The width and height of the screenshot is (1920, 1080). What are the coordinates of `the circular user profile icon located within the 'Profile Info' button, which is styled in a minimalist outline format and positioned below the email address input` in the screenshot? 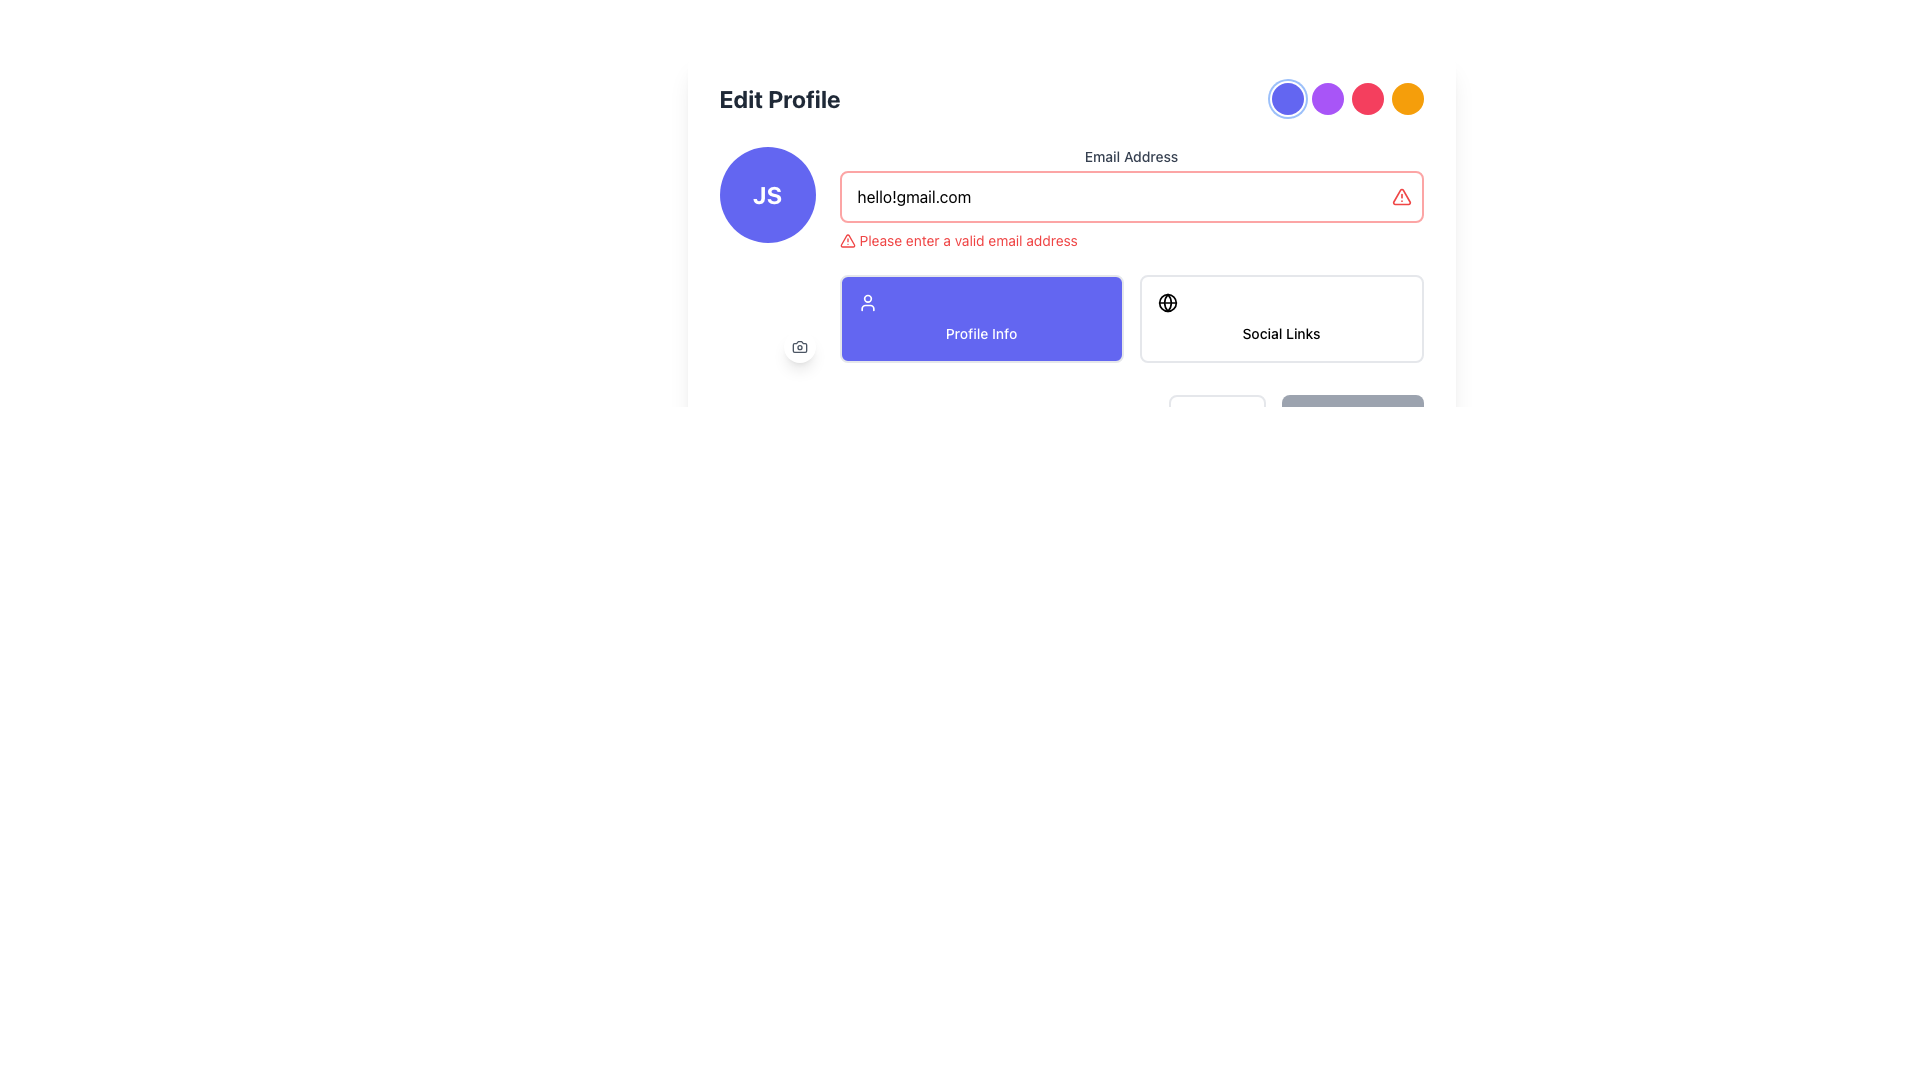 It's located at (867, 303).